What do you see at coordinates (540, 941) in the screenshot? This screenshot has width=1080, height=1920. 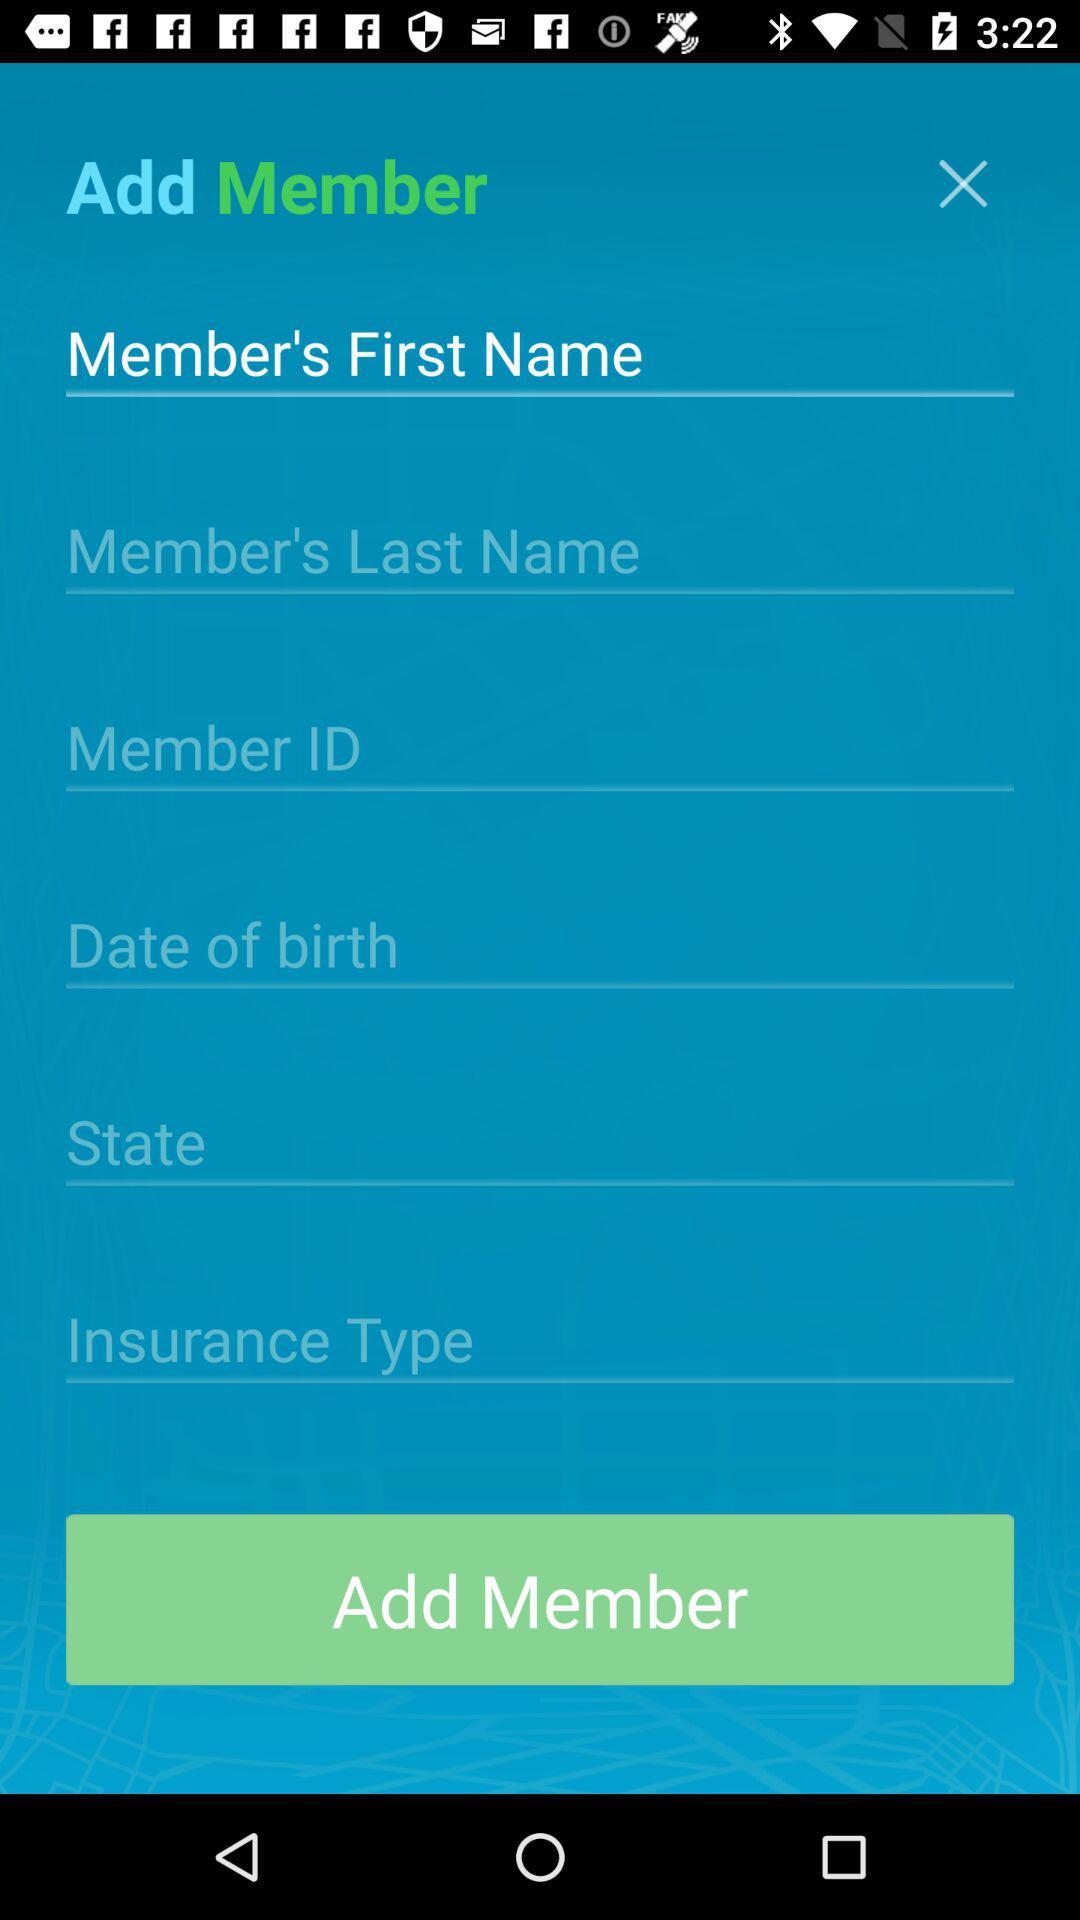 I see `autoi fill date of birth` at bounding box center [540, 941].